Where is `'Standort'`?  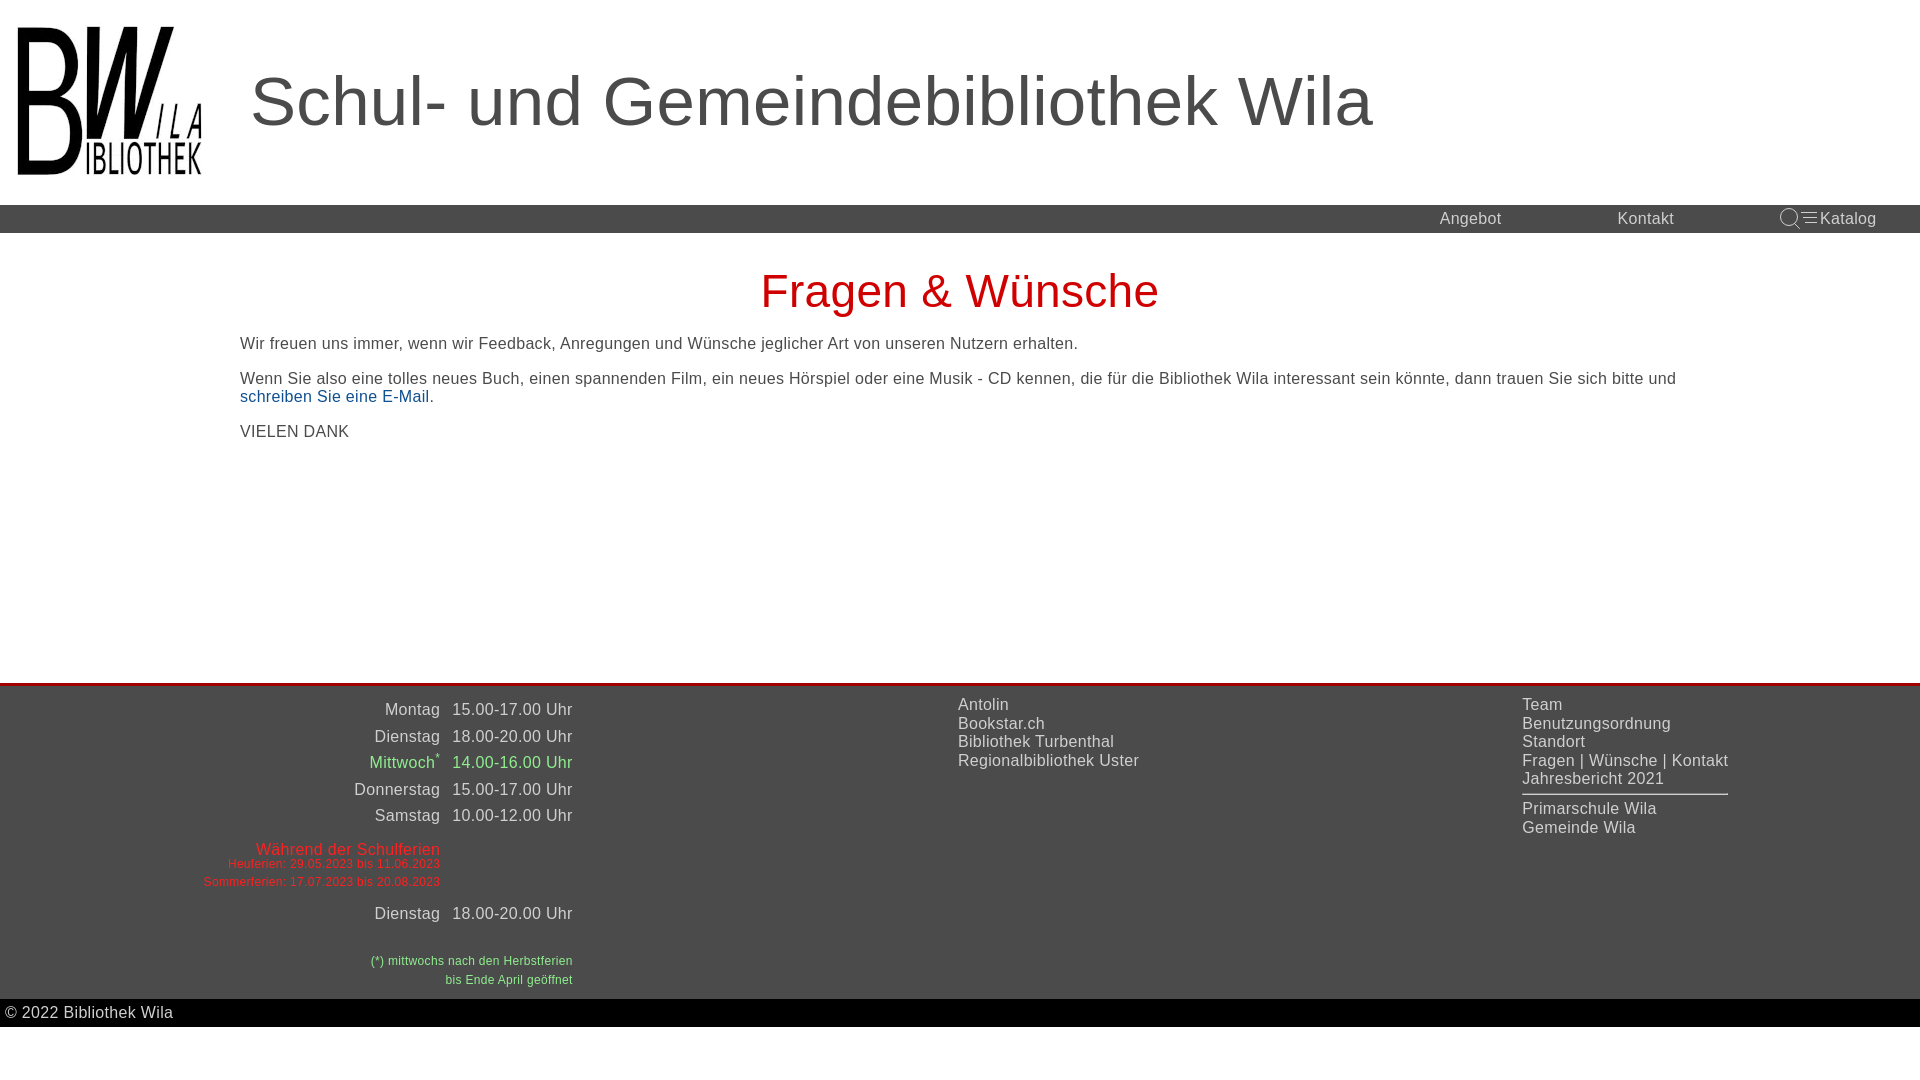 'Standort' is located at coordinates (1552, 741).